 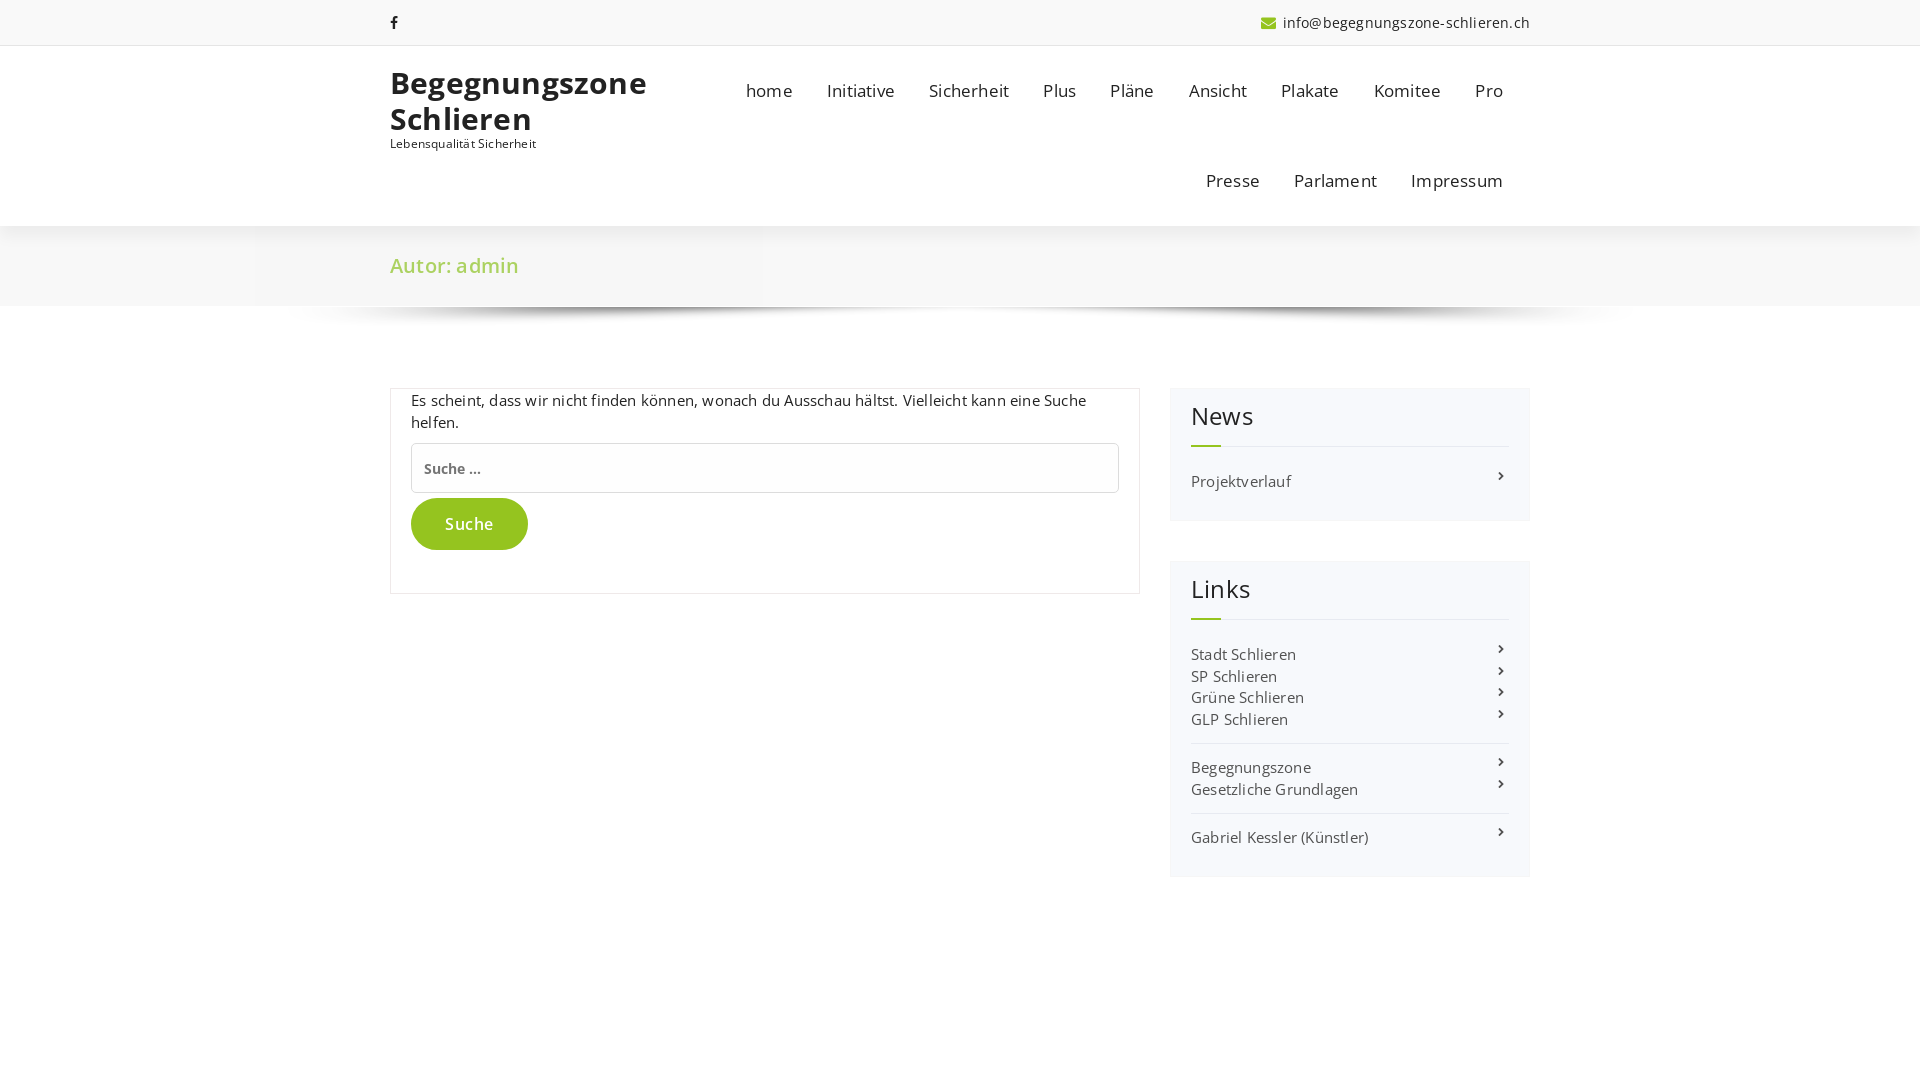 What do you see at coordinates (1459, 91) in the screenshot?
I see `'Pro'` at bounding box center [1459, 91].